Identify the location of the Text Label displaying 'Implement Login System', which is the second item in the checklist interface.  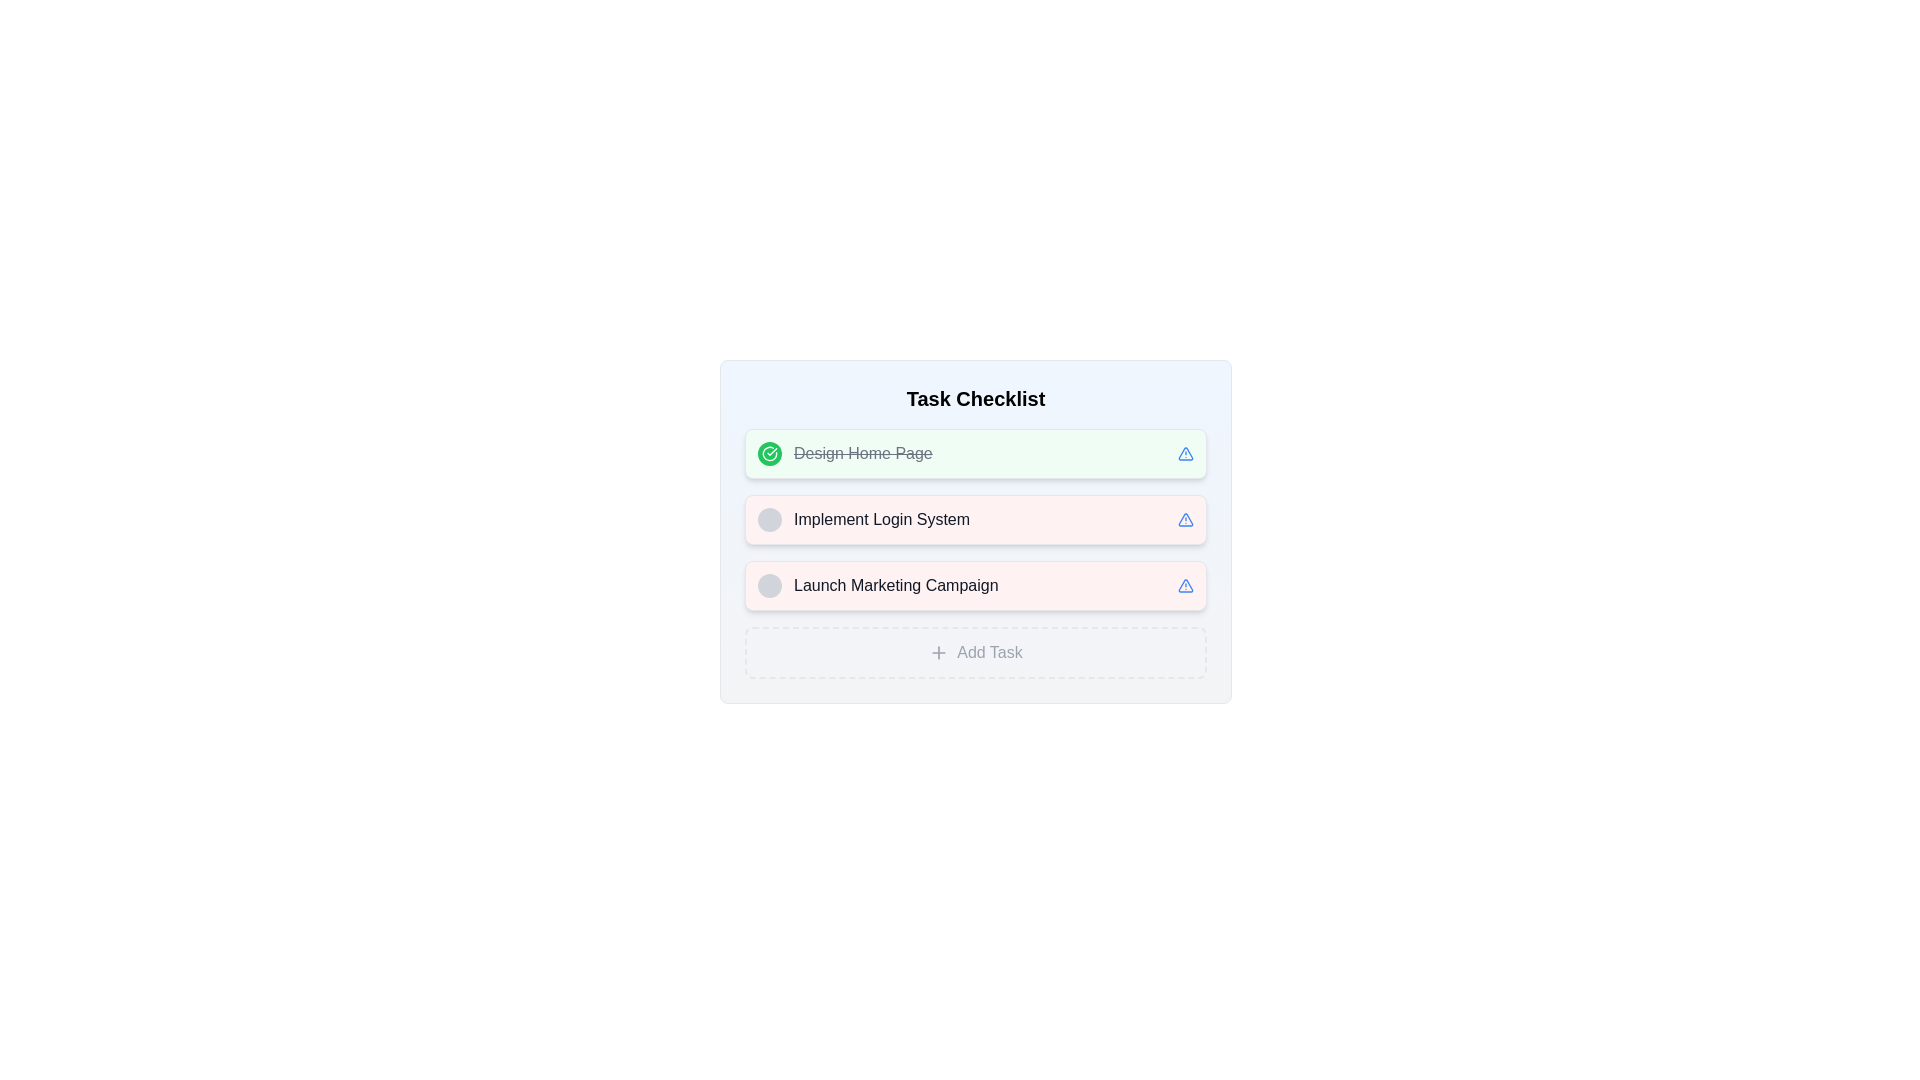
(881, 519).